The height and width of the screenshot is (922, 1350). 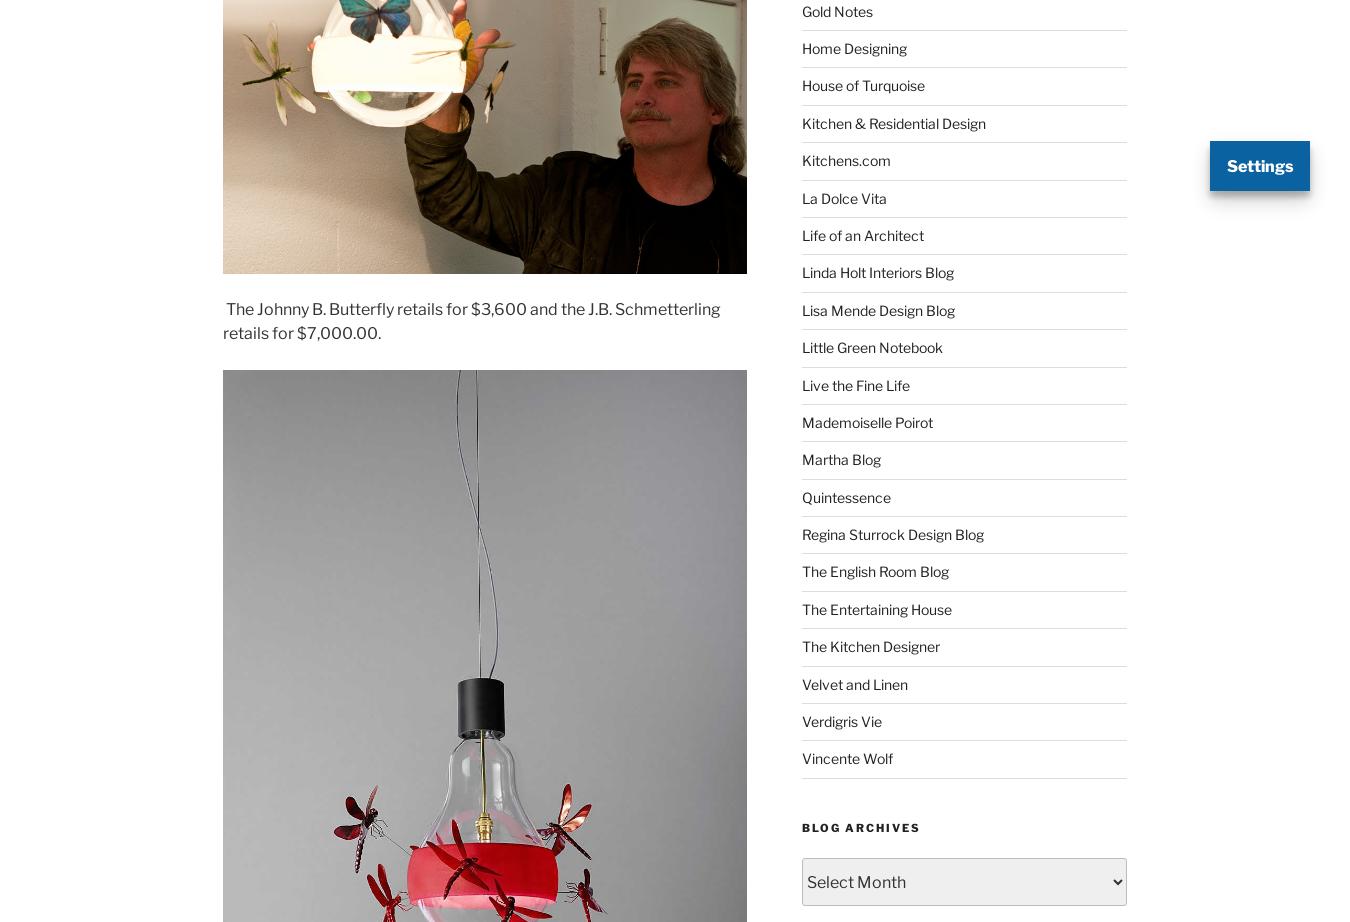 I want to click on 'Life of an Architect', so click(x=861, y=233).